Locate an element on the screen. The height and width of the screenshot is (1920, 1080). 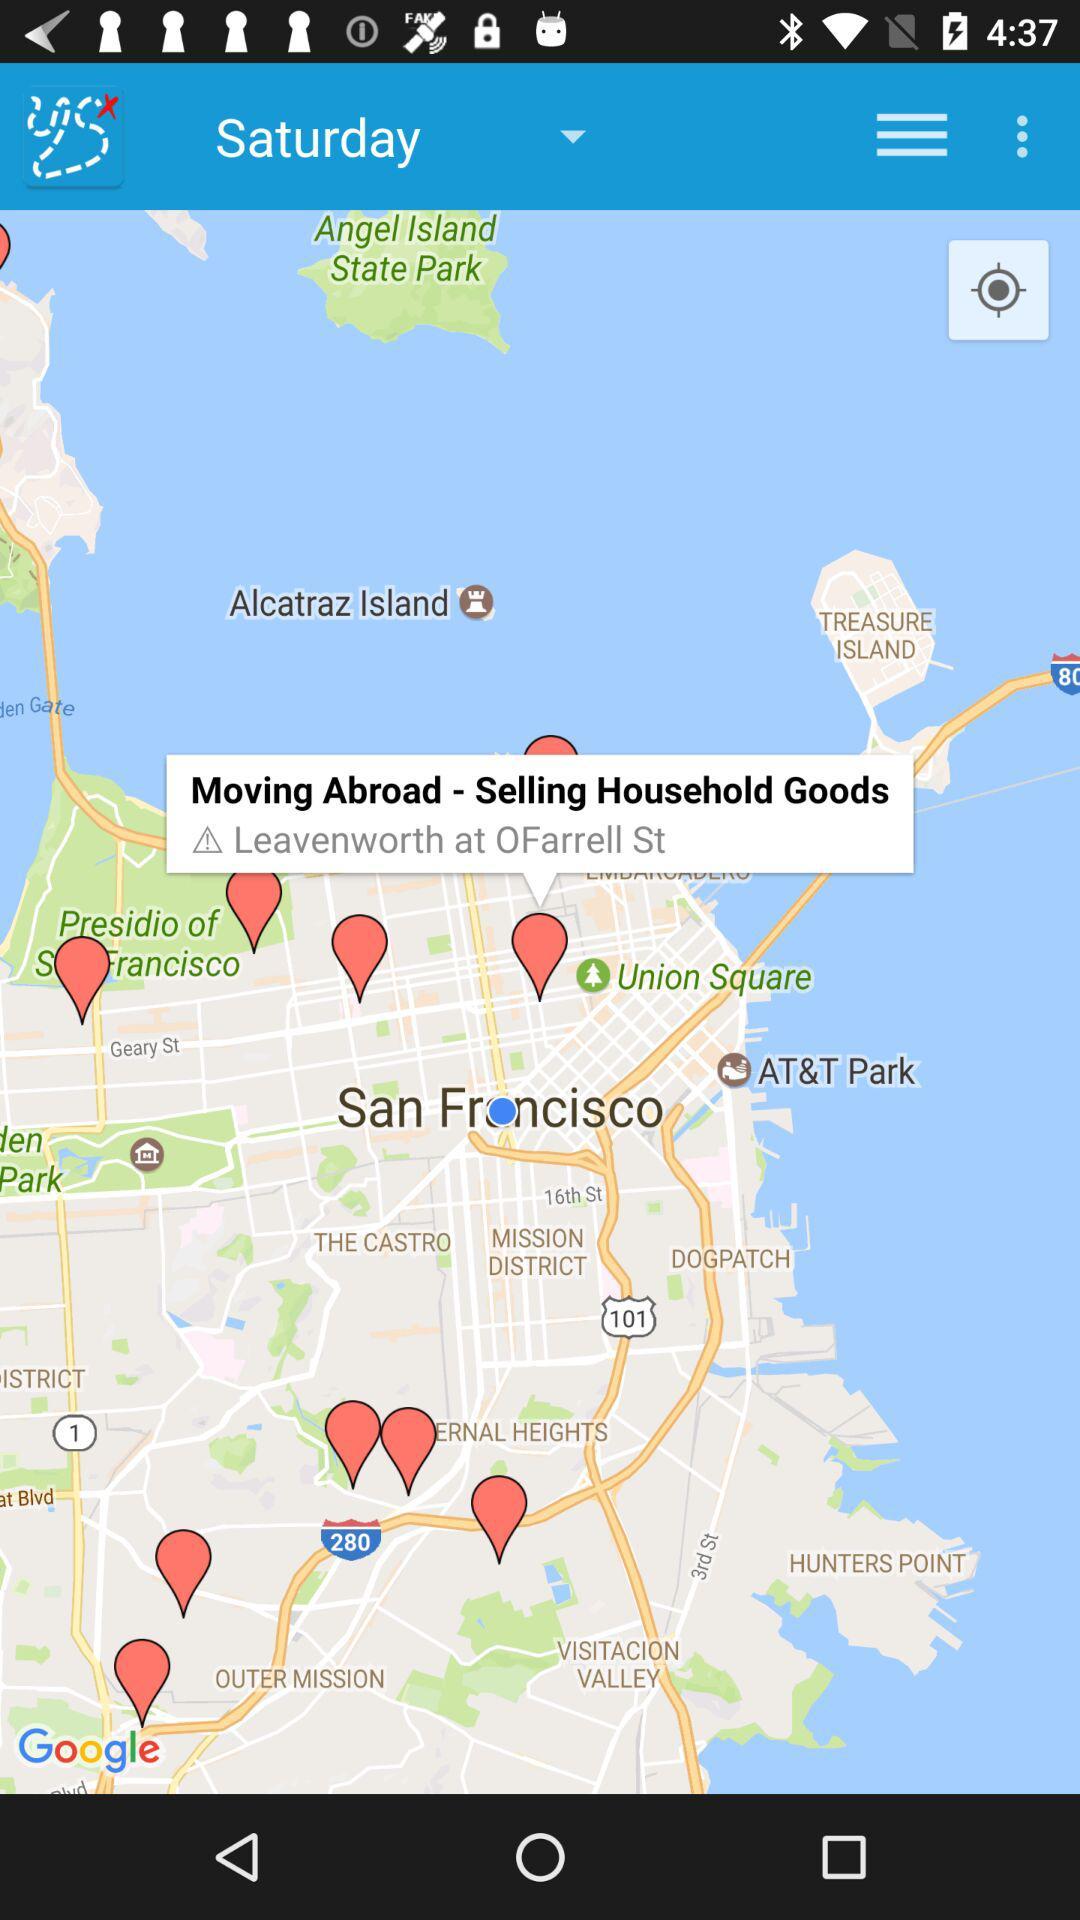
moving way is located at coordinates (72, 135).